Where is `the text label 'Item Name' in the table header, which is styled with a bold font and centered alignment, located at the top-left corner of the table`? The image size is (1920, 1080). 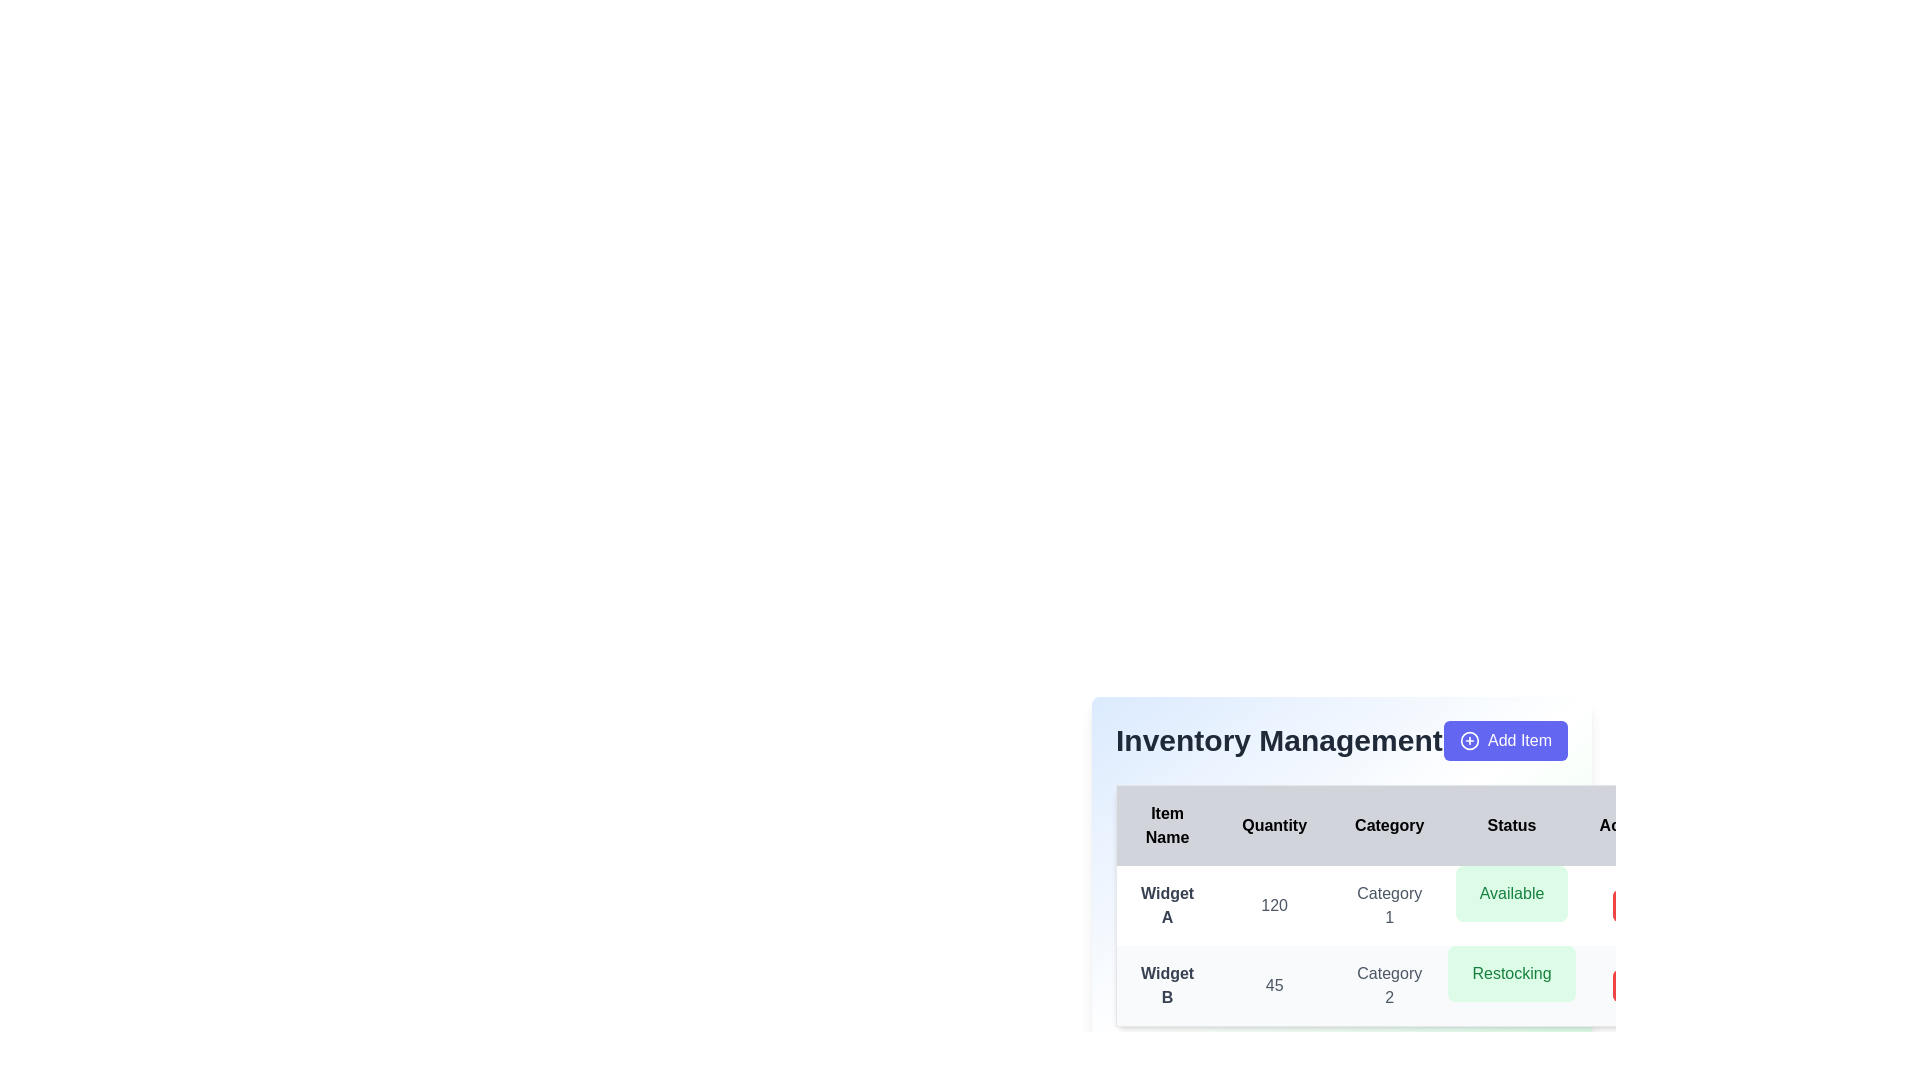 the text label 'Item Name' in the table header, which is styled with a bold font and centered alignment, located at the top-left corner of the table is located at coordinates (1167, 825).